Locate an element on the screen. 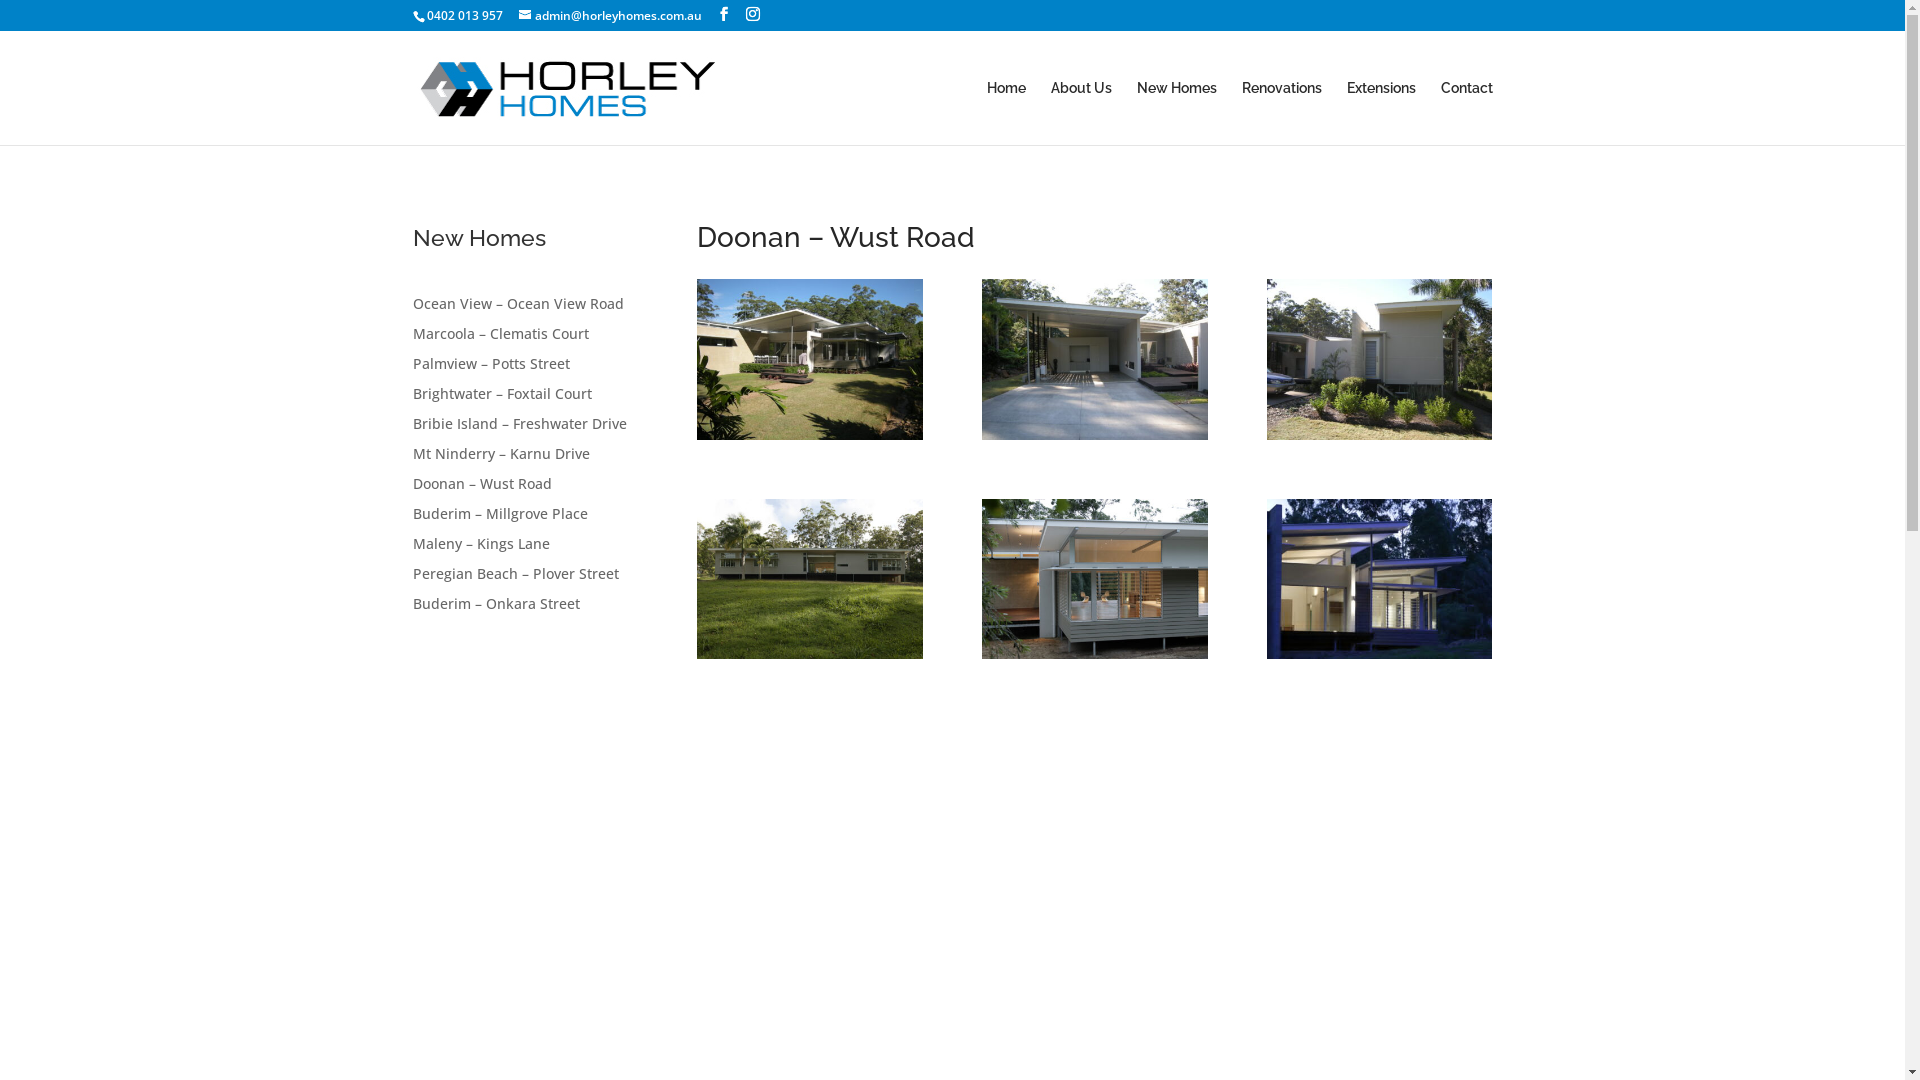 This screenshot has height=1080, width=1920. 'Home' is located at coordinates (985, 112).